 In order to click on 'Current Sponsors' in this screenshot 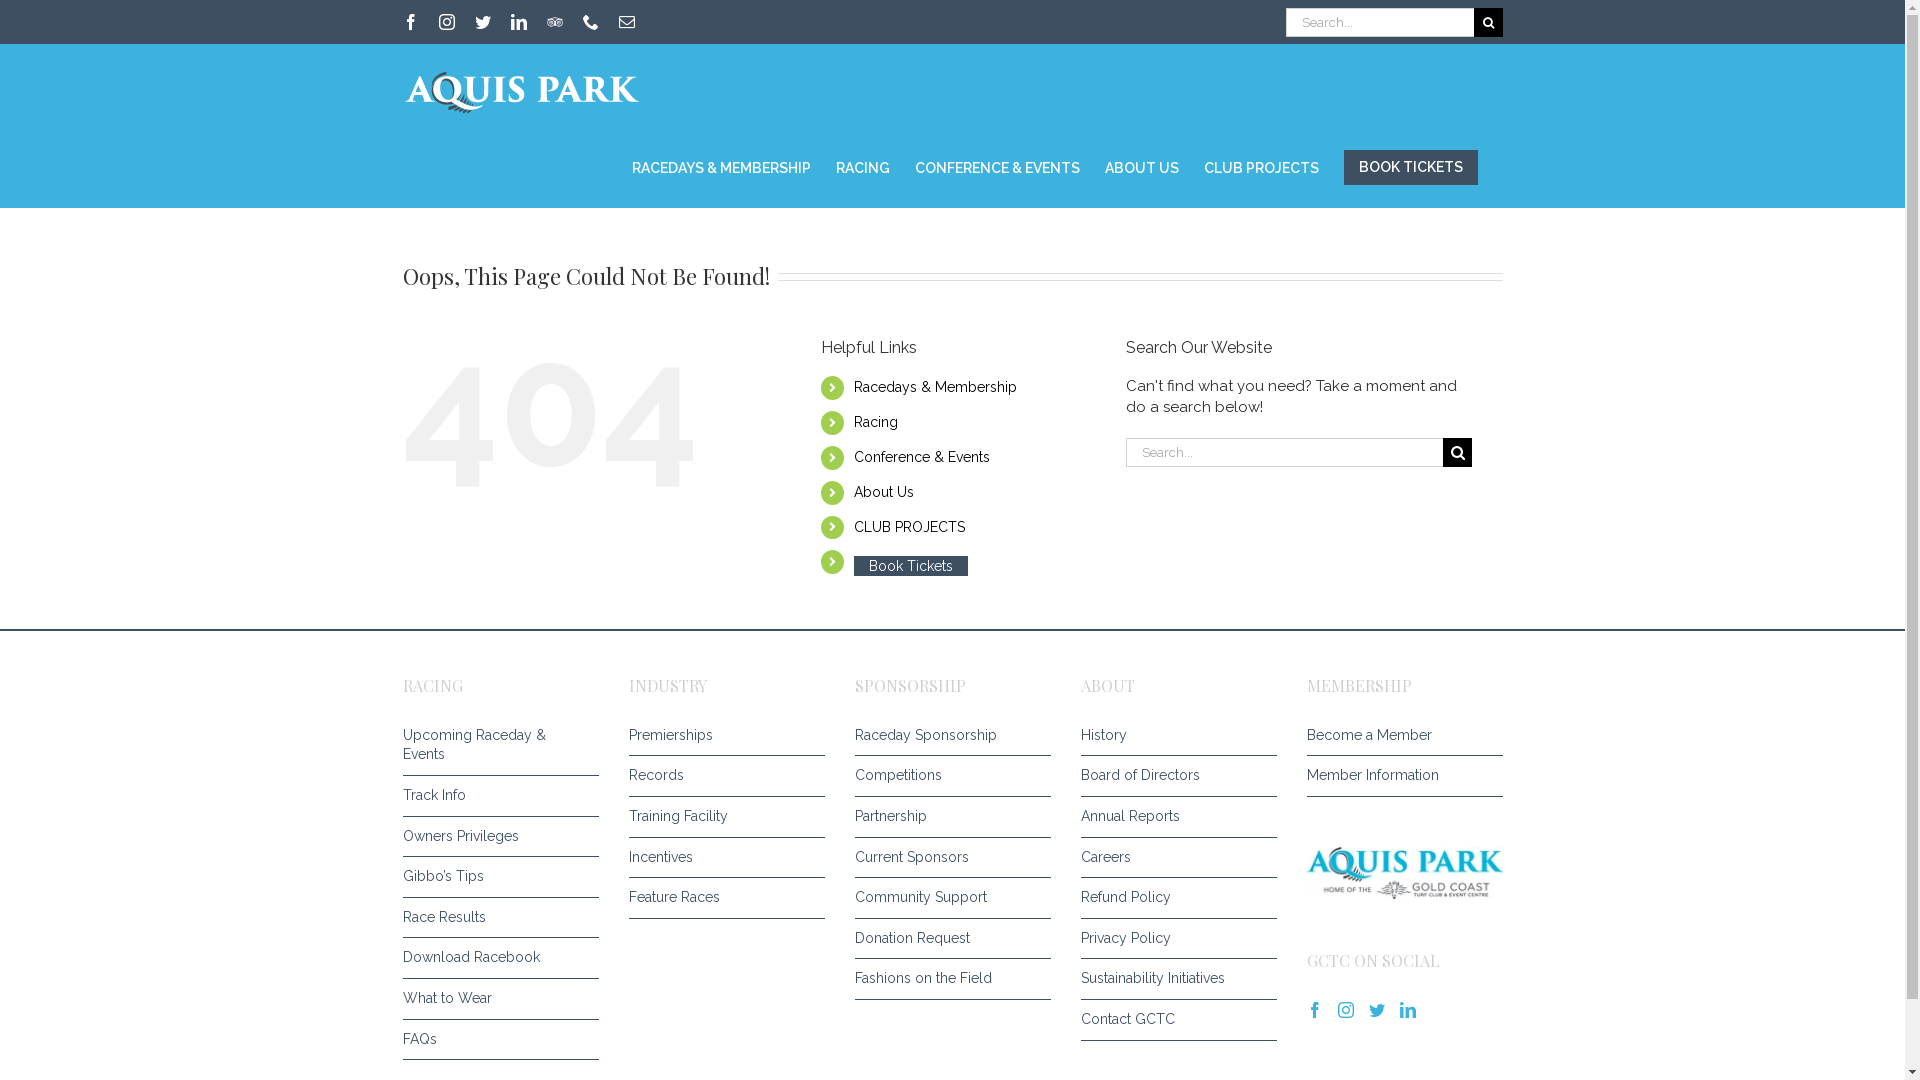, I will do `click(945, 856)`.